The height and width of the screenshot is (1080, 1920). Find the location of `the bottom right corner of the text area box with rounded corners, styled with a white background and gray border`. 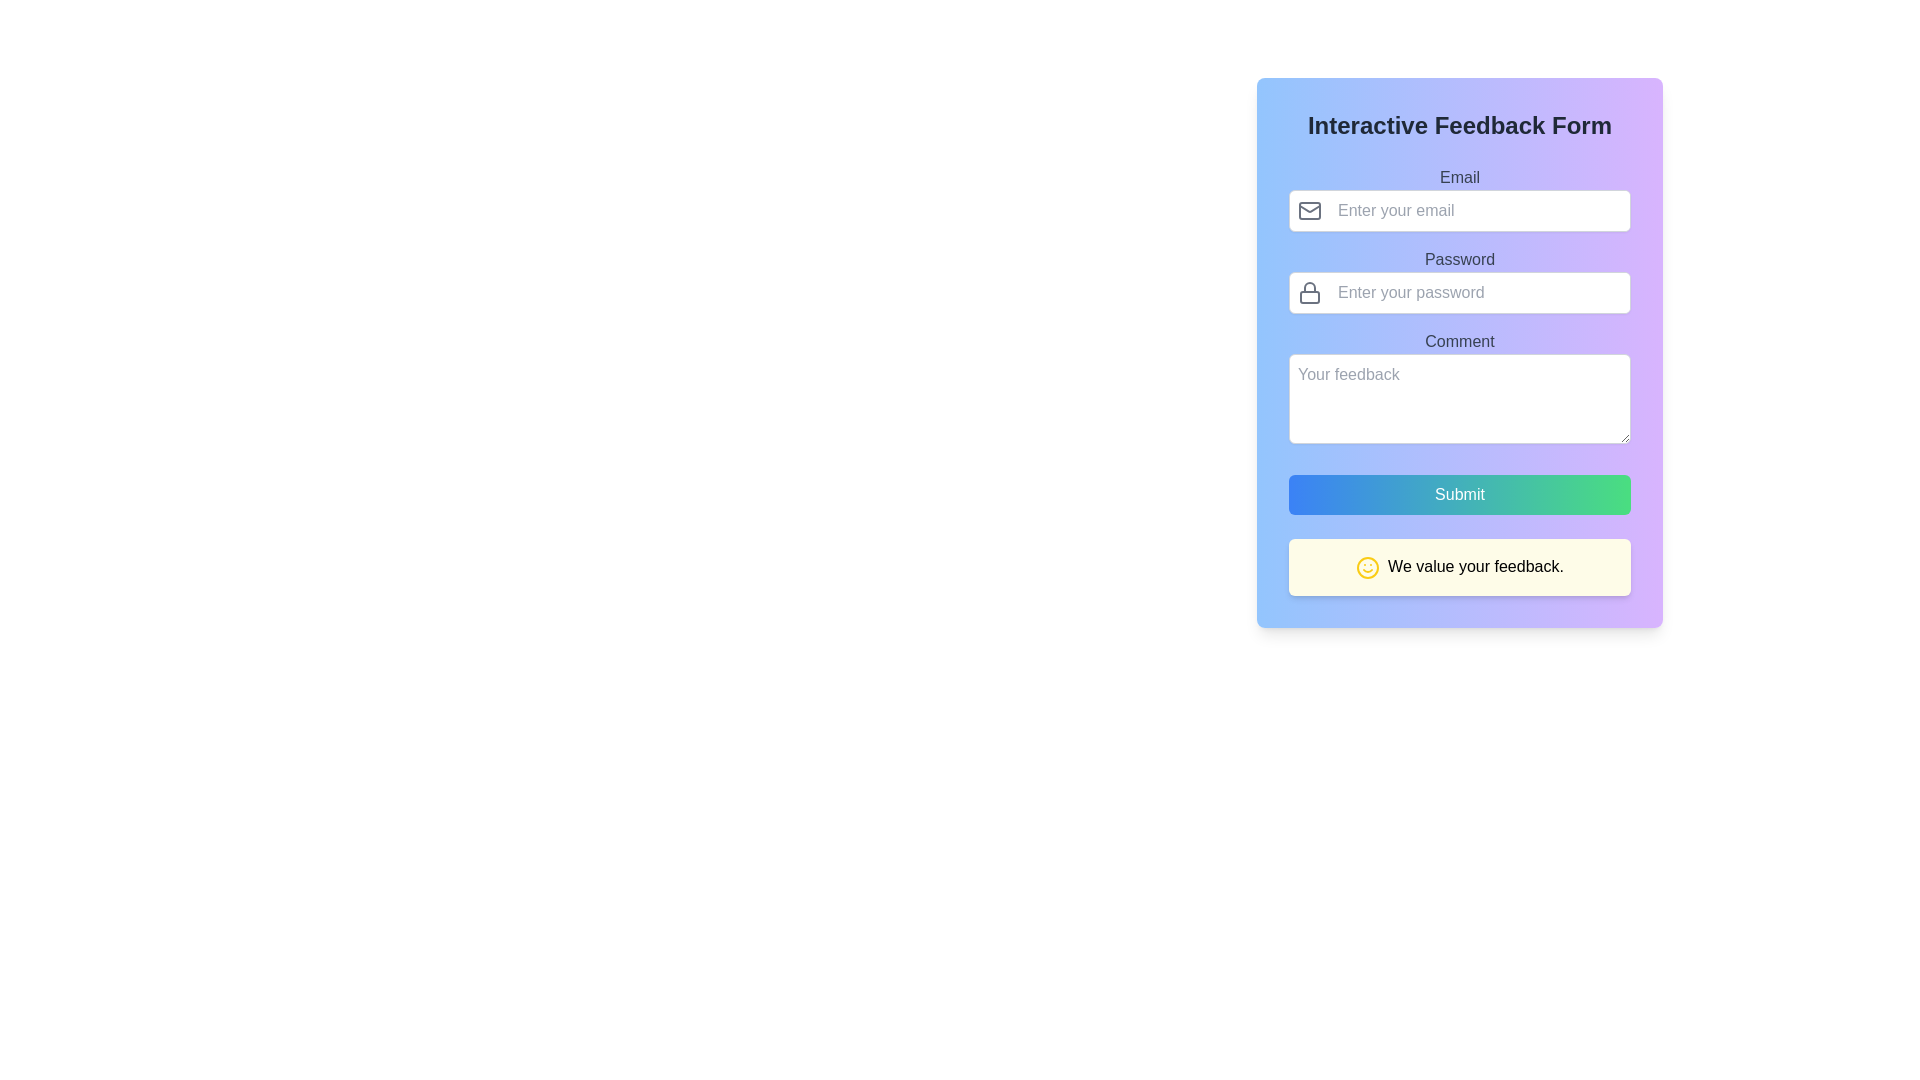

the bottom right corner of the text area box with rounded corners, styled with a white background and gray border is located at coordinates (1459, 398).